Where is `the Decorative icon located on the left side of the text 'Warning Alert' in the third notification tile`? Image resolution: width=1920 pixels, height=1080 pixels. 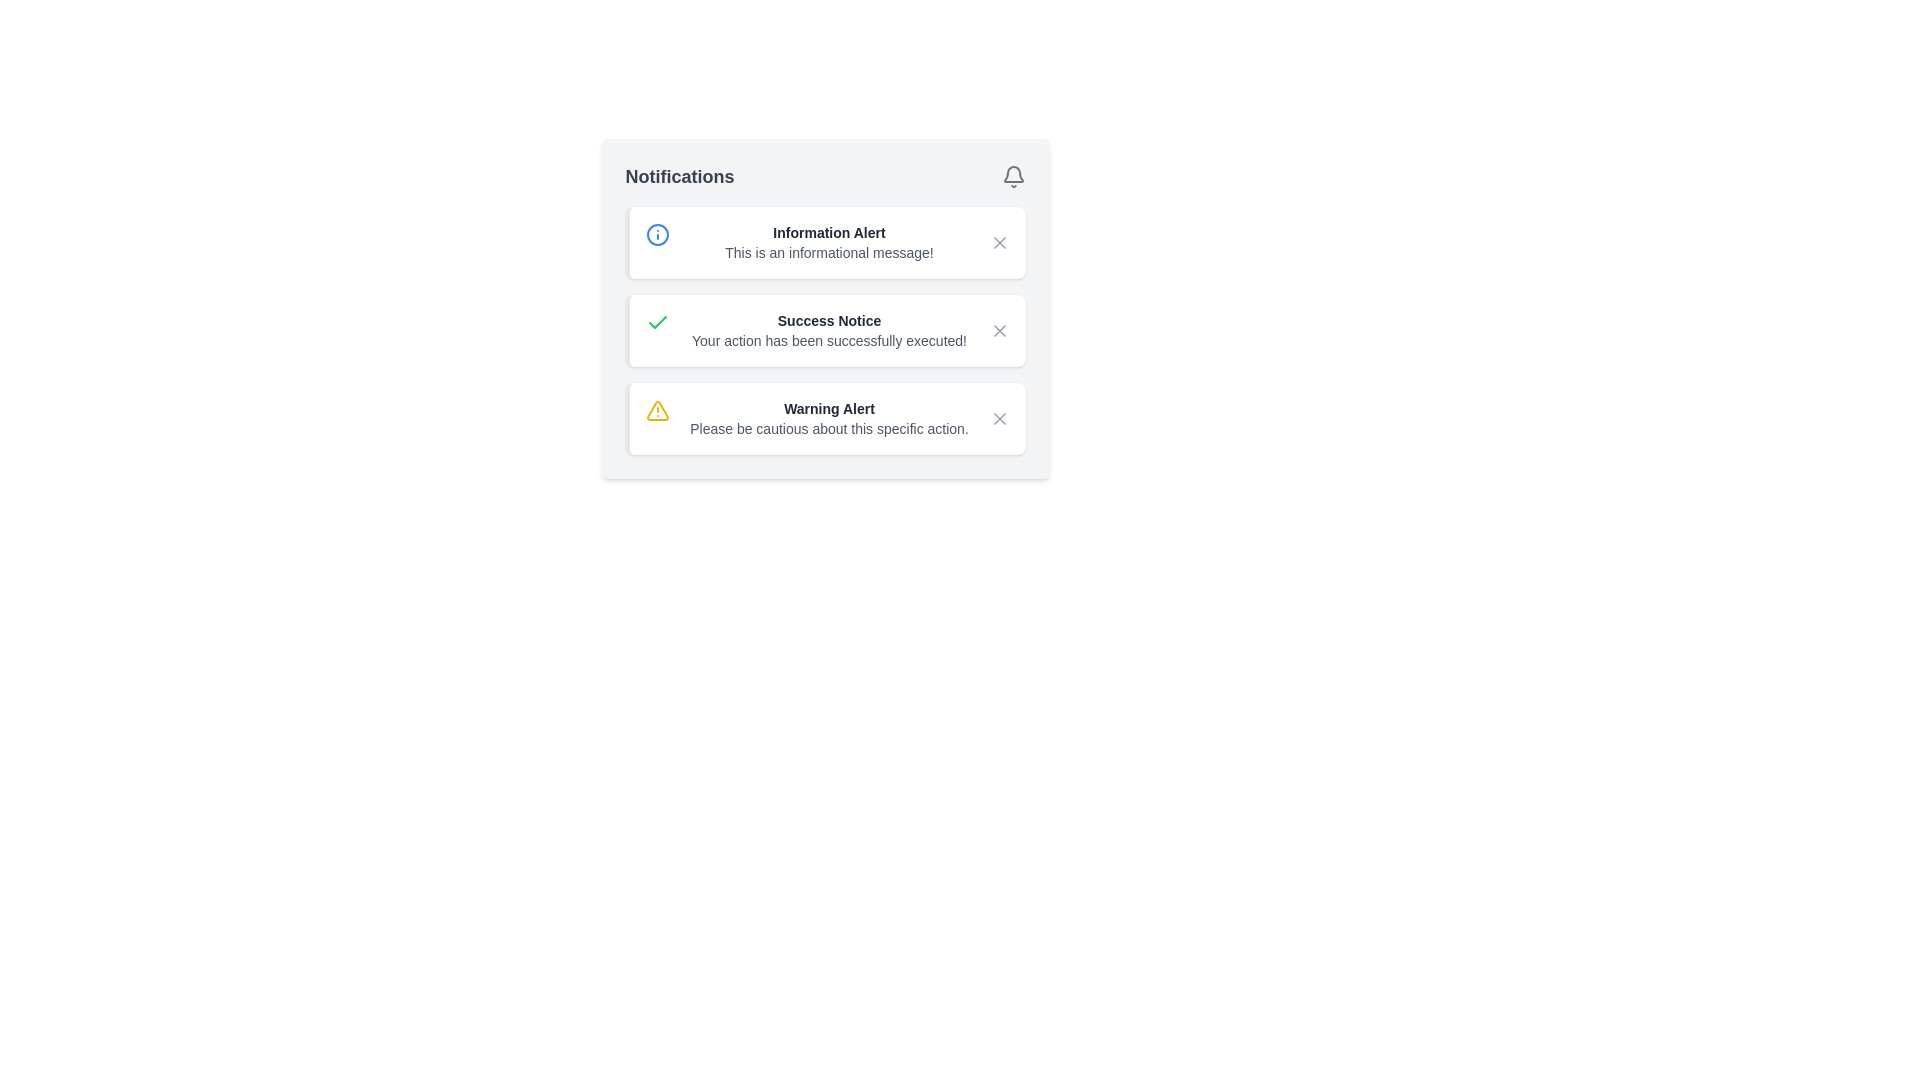 the Decorative icon located on the left side of the text 'Warning Alert' in the third notification tile is located at coordinates (657, 409).